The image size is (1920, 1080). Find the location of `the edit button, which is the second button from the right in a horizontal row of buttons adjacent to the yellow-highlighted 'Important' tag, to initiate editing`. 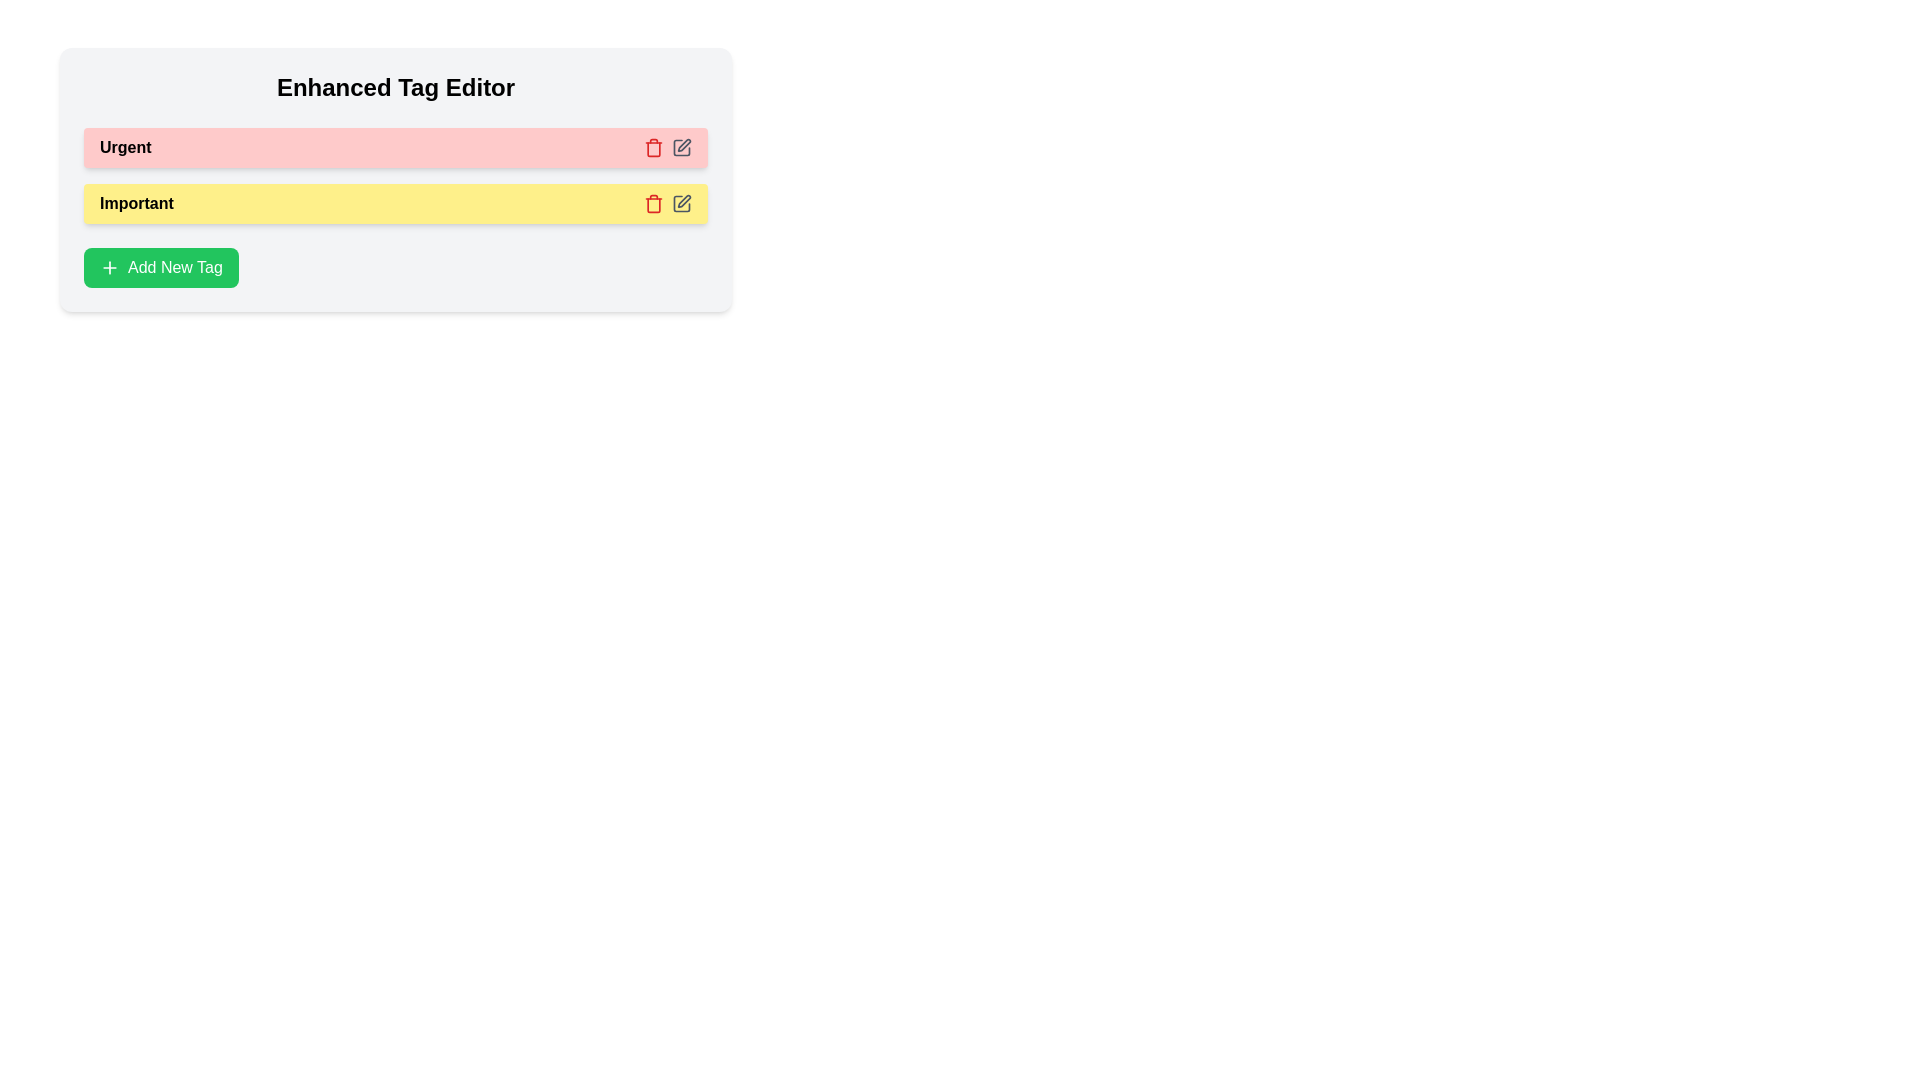

the edit button, which is the second button from the right in a horizontal row of buttons adjacent to the yellow-highlighted 'Important' tag, to initiate editing is located at coordinates (681, 204).